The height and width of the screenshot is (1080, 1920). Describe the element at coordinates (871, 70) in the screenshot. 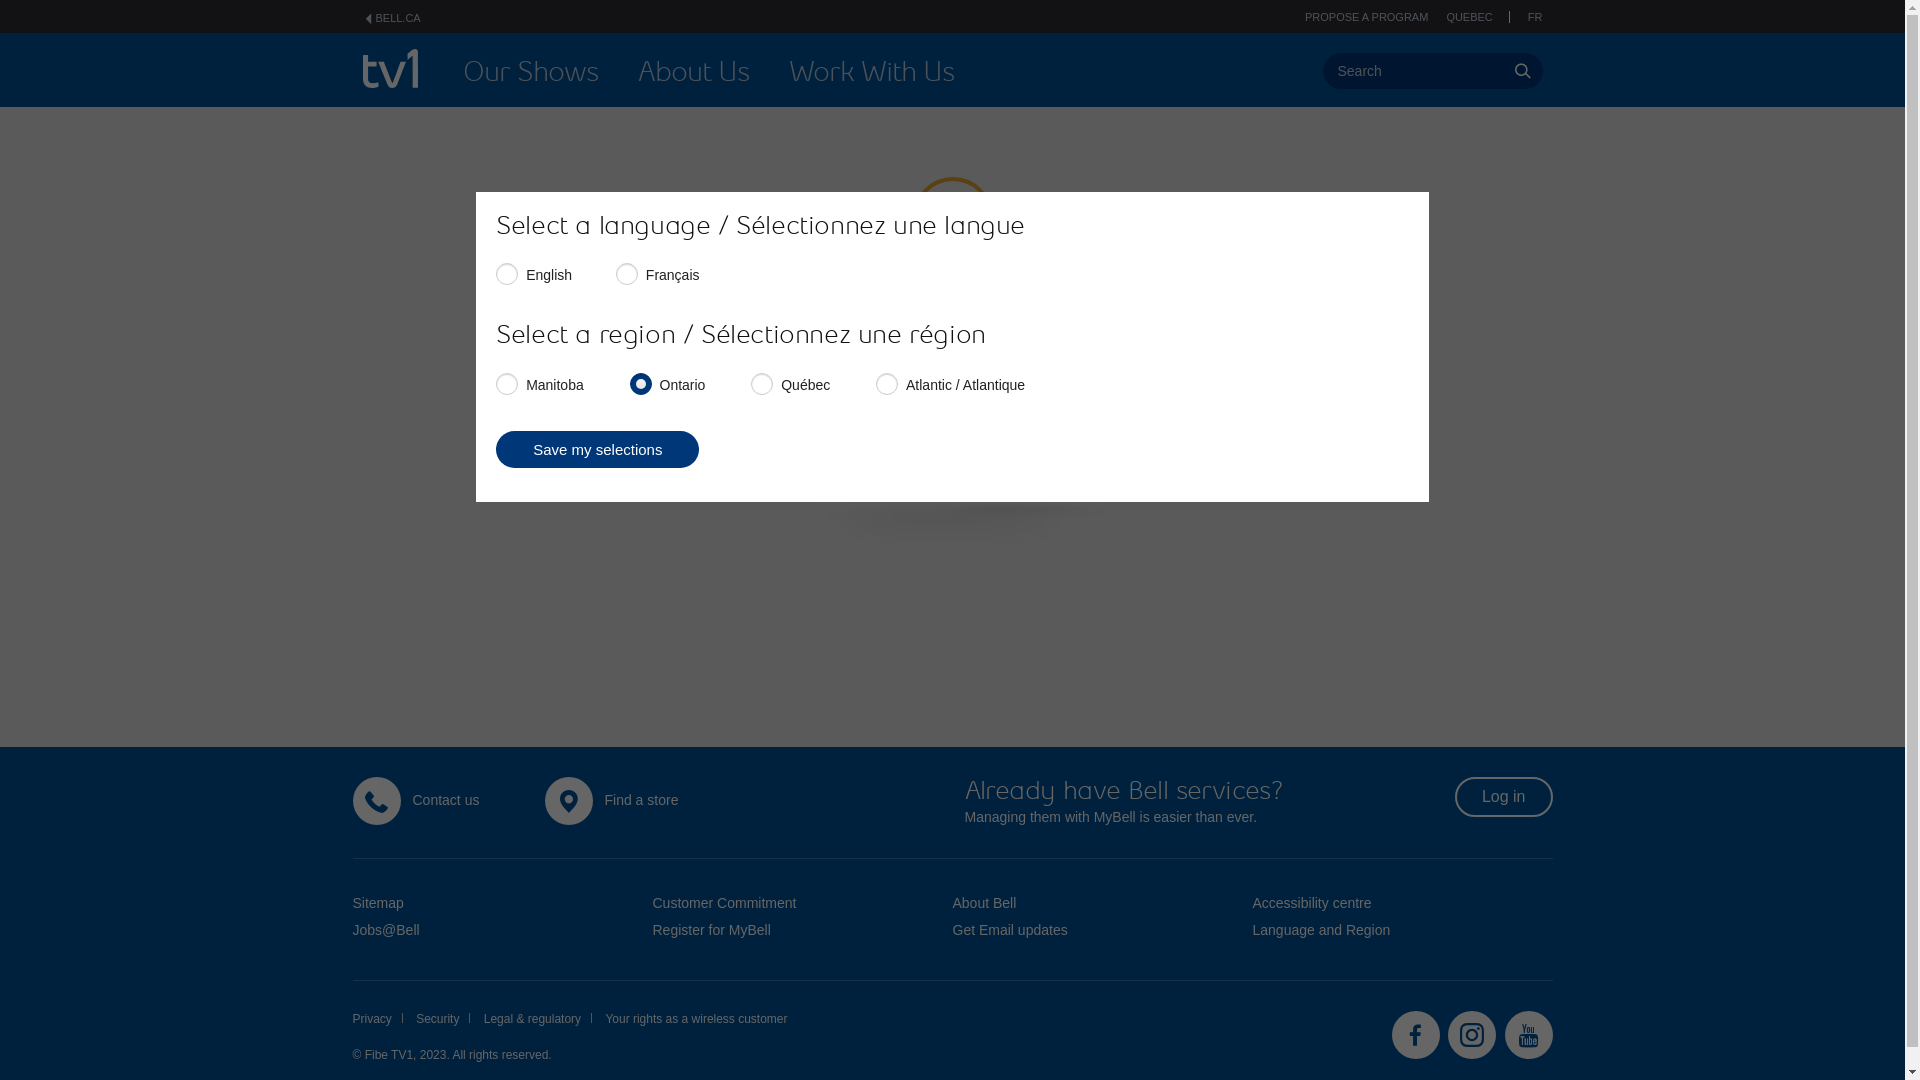

I see `'Work With Us'` at that location.